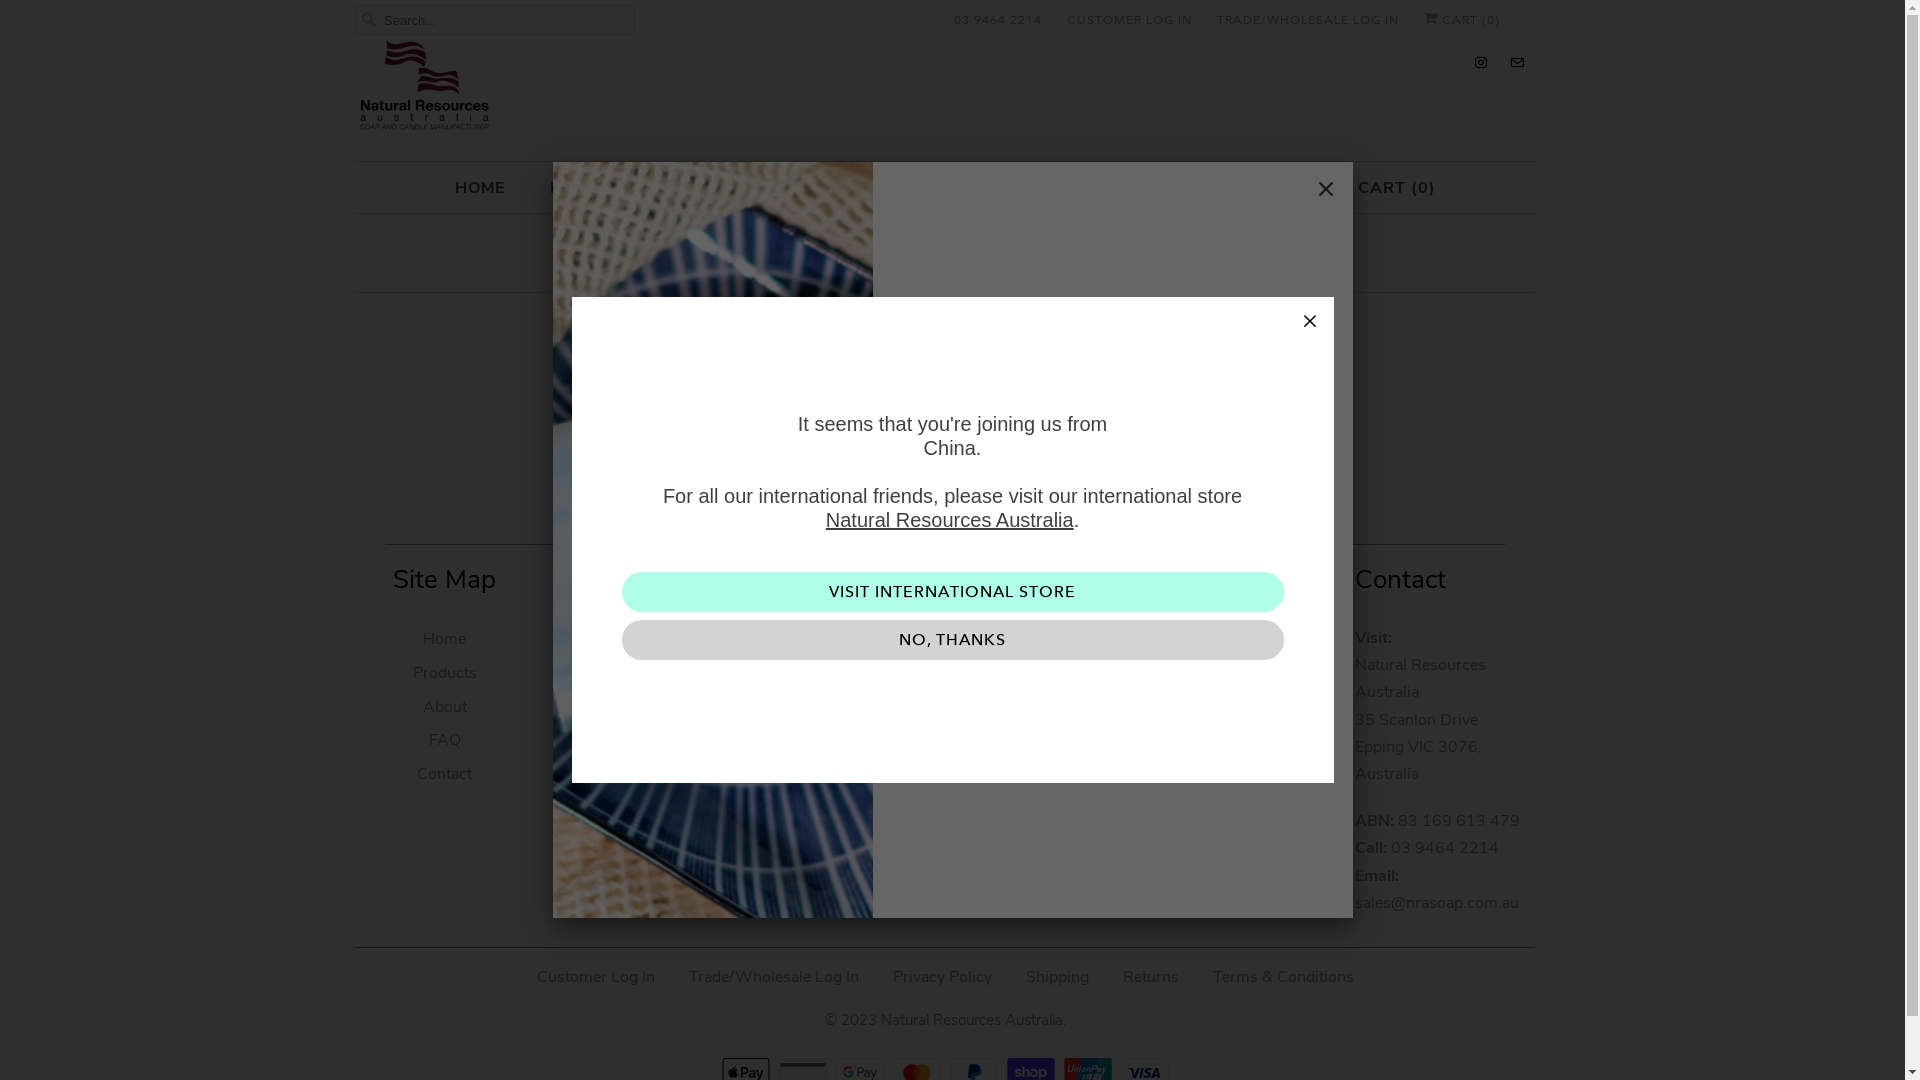  What do you see at coordinates (952, 640) in the screenshot?
I see `'NO, THANKS'` at bounding box center [952, 640].